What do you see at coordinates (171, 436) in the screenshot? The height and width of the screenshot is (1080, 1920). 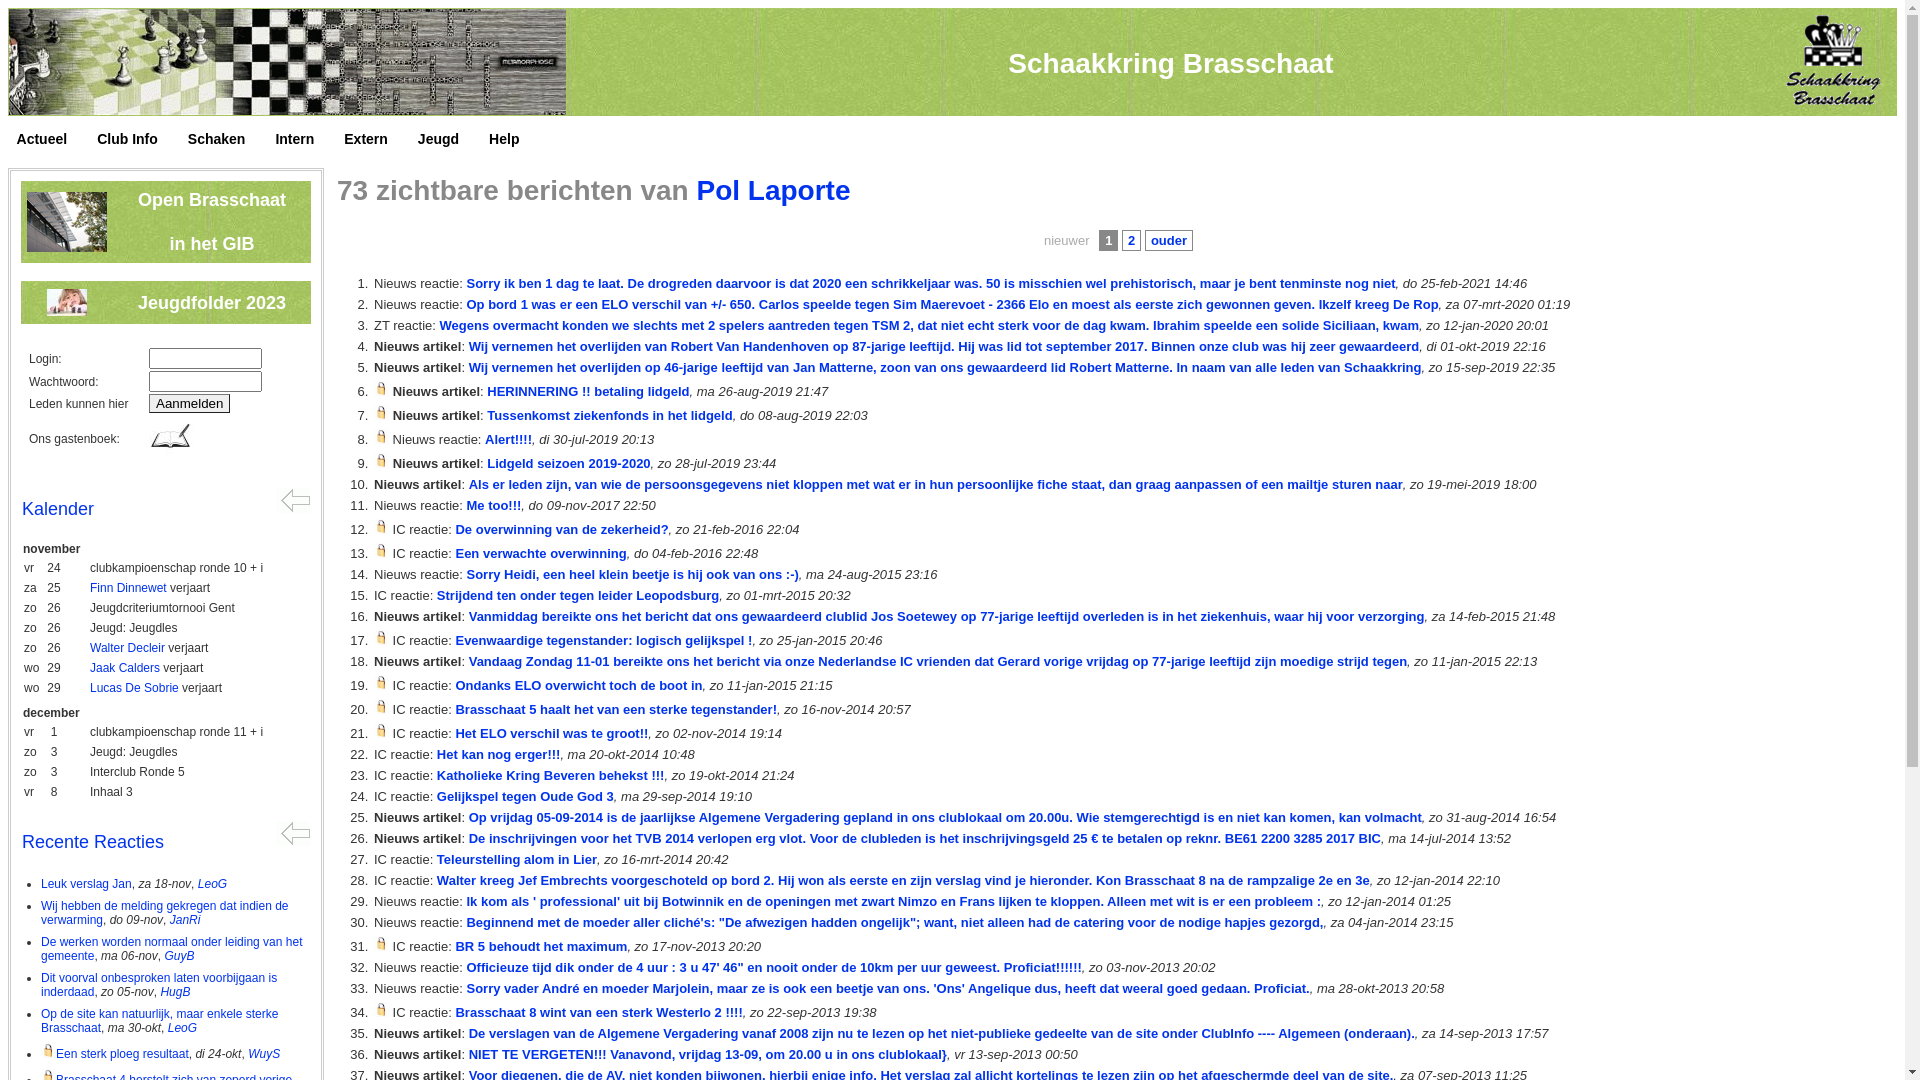 I see `'Gastenboek'` at bounding box center [171, 436].